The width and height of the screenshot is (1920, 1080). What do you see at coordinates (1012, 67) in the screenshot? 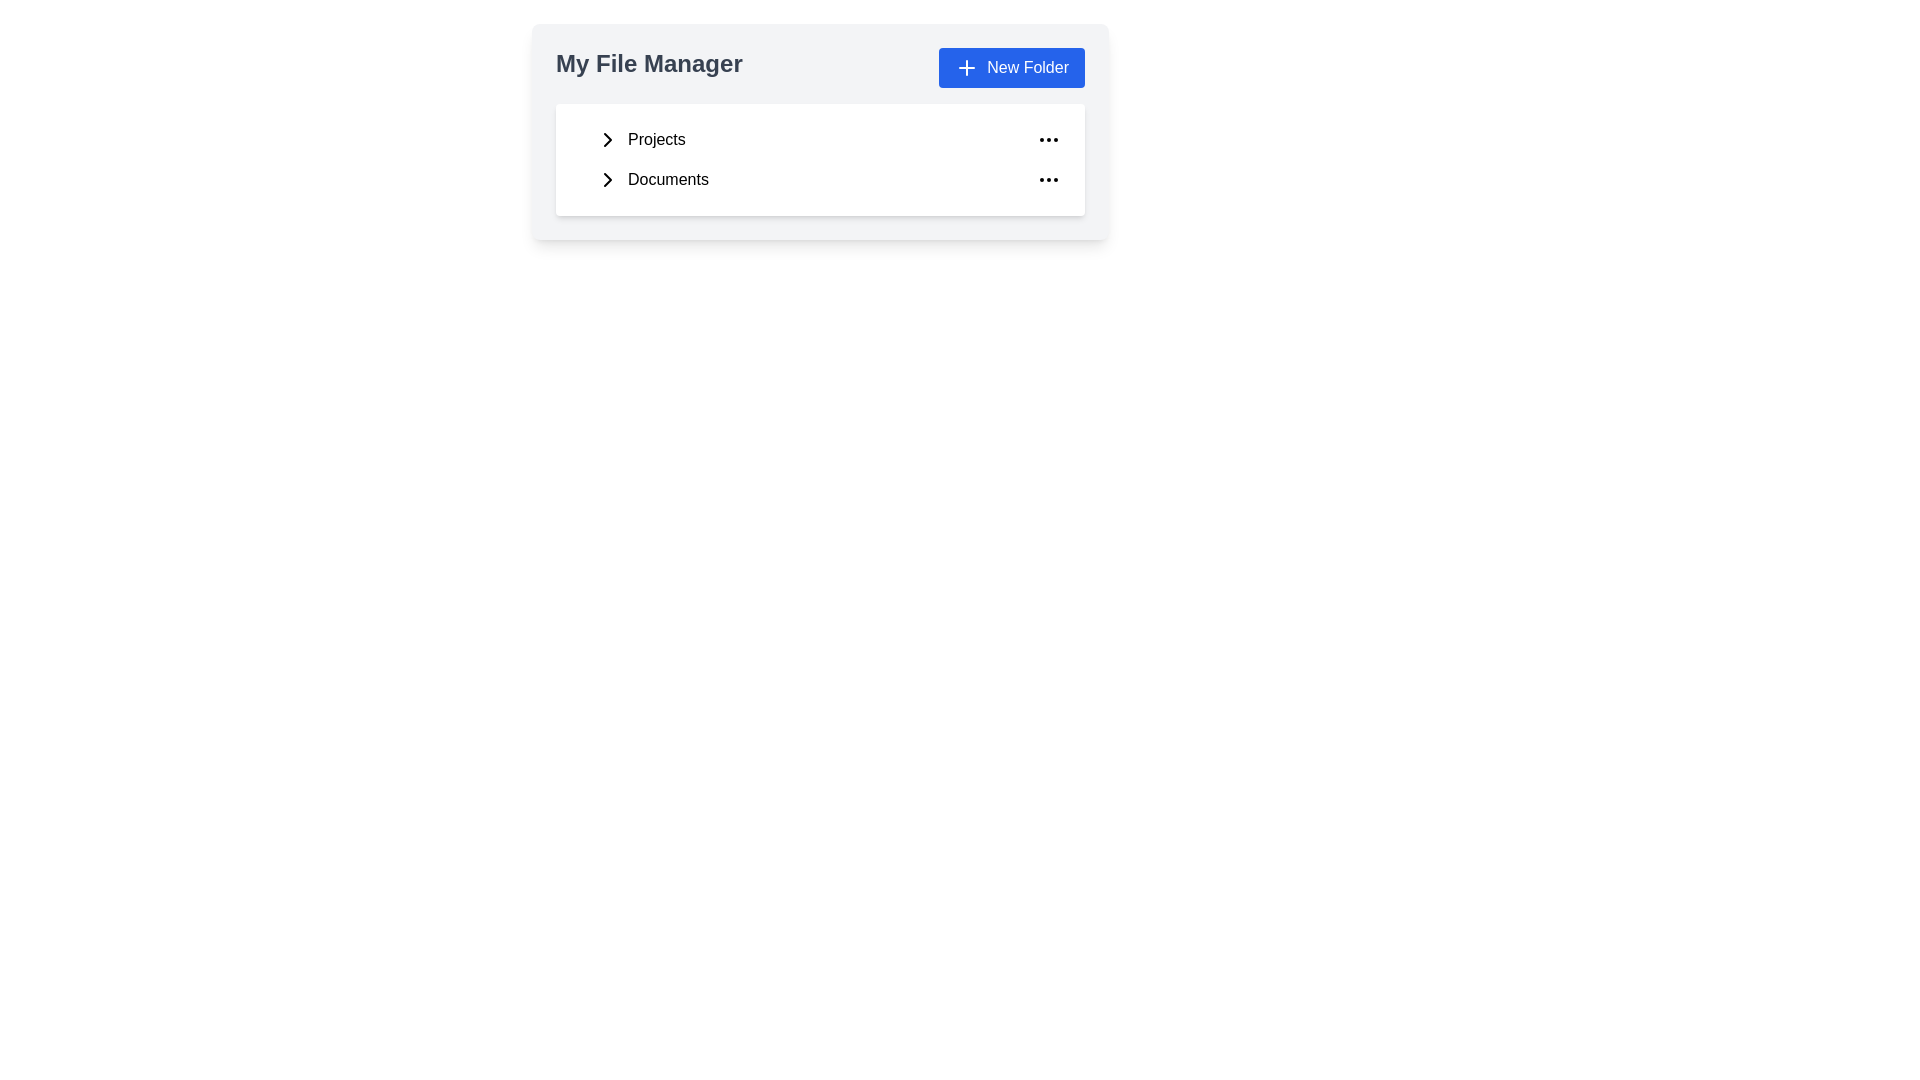
I see `the blue 'New Folder' button with rounded corners located at the top right of the 'My File Manager' section` at bounding box center [1012, 67].